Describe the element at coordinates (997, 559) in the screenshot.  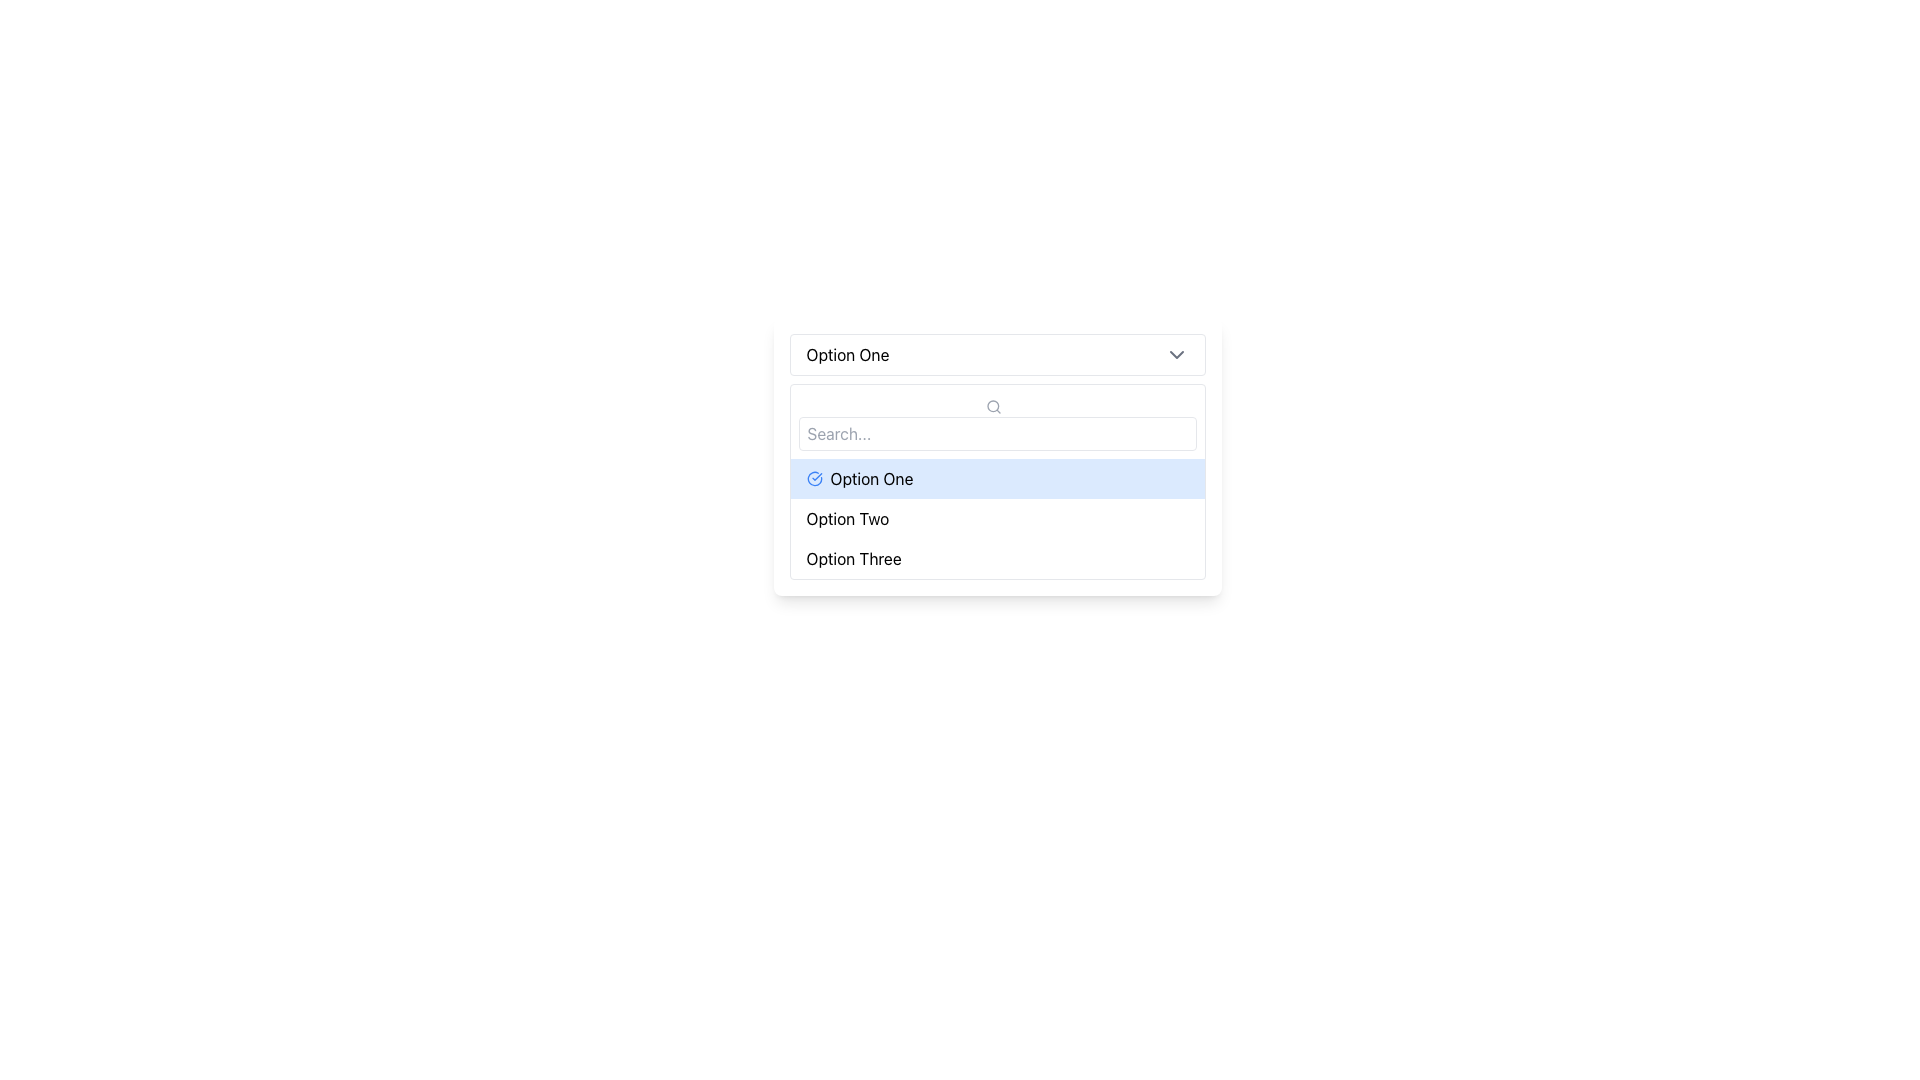
I see `the dropdown menu item` at that location.